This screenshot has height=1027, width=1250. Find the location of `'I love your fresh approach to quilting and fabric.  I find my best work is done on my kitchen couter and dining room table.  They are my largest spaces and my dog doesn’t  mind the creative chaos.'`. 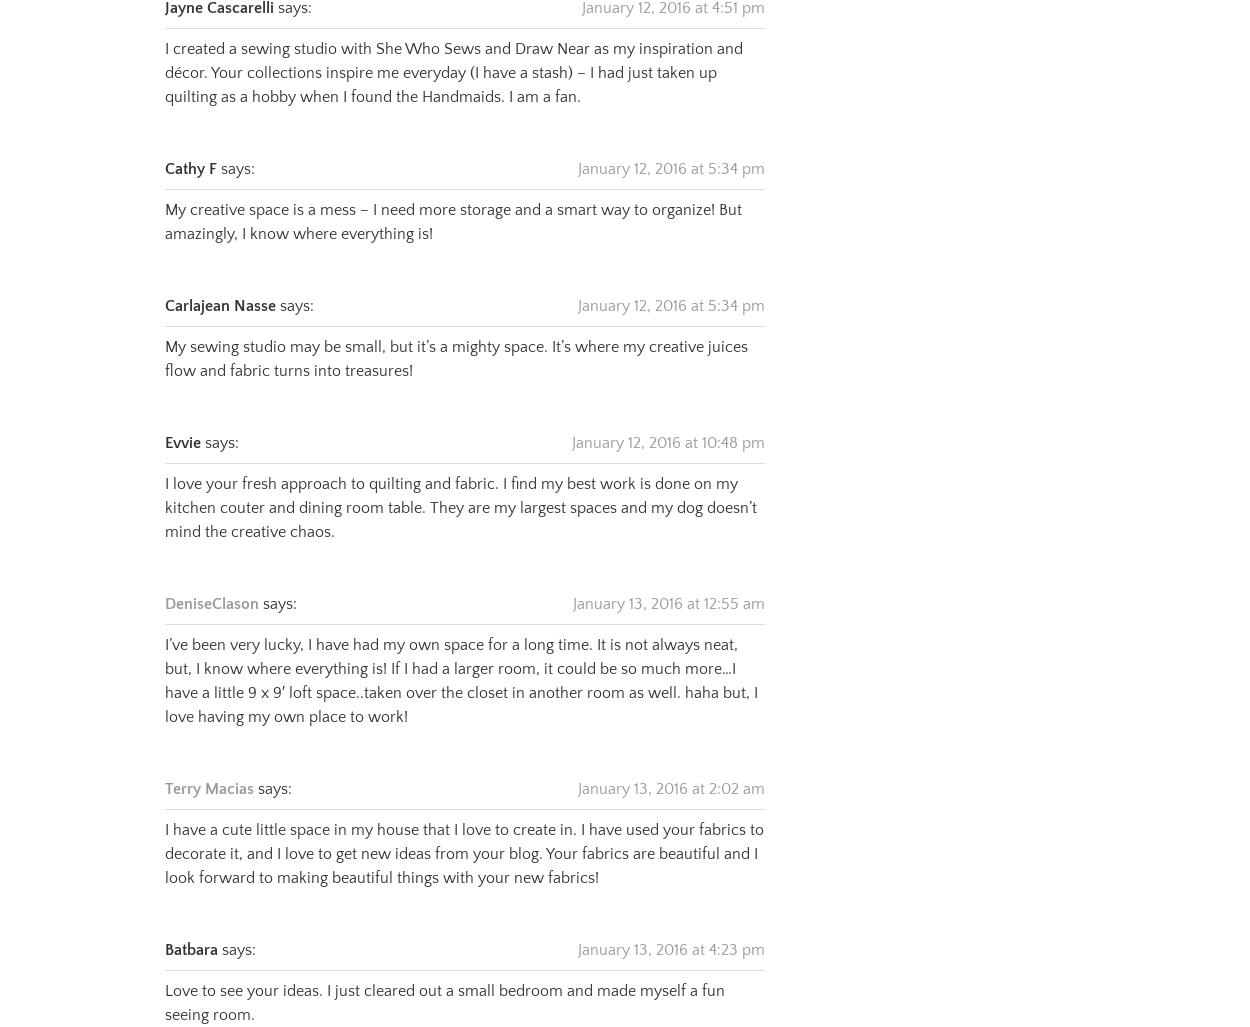

'I love your fresh approach to quilting and fabric.  I find my best work is done on my kitchen couter and dining room table.  They are my largest spaces and my dog doesn’t  mind the creative chaos.' is located at coordinates (460, 482).